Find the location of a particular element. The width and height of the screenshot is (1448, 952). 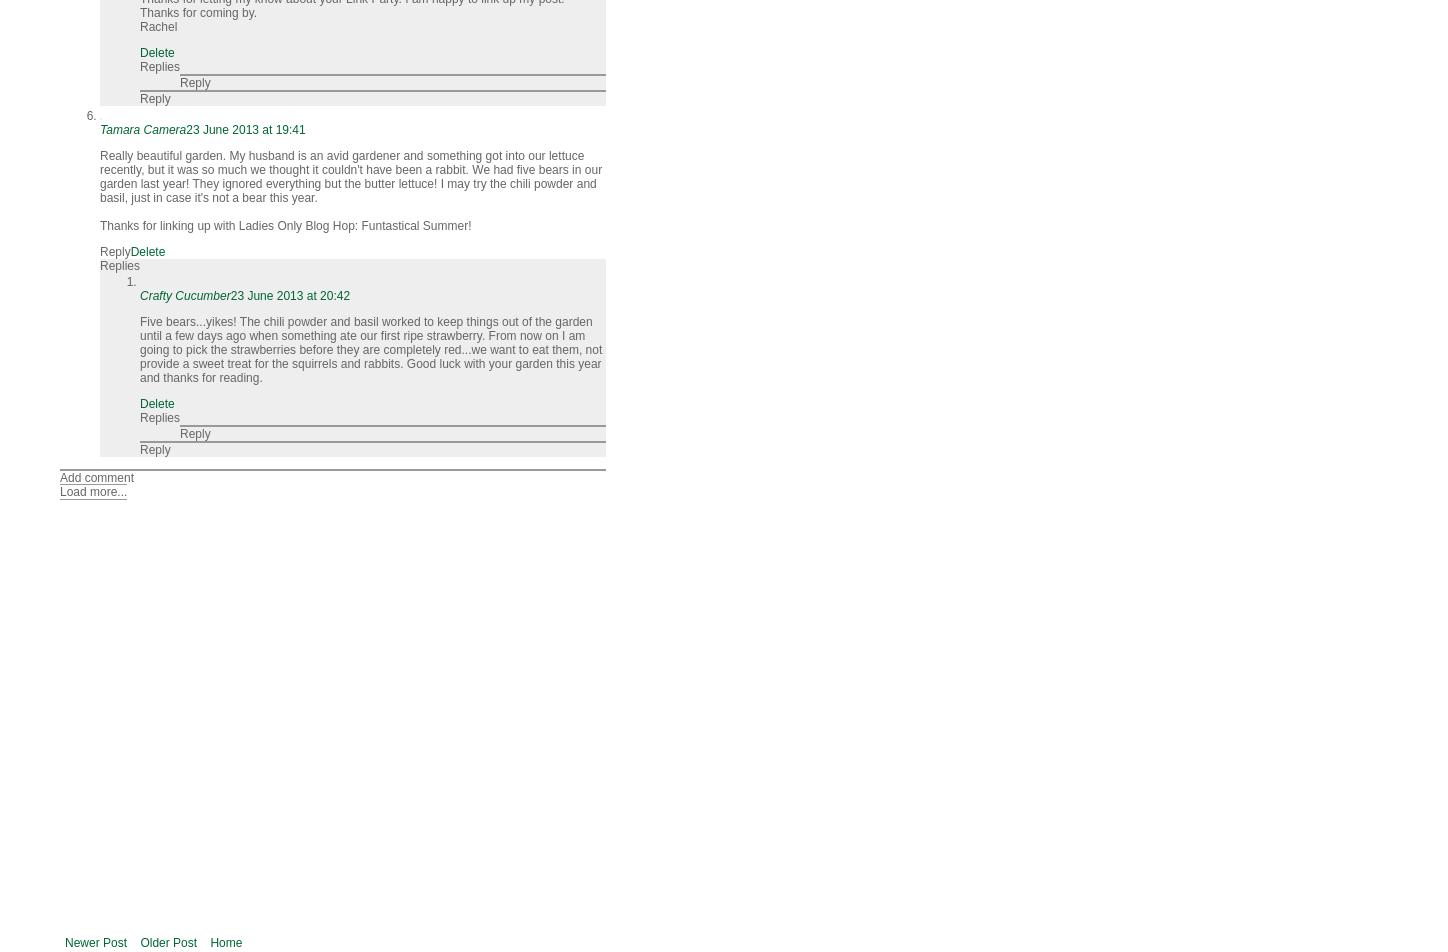

'Rachel' is located at coordinates (157, 27).